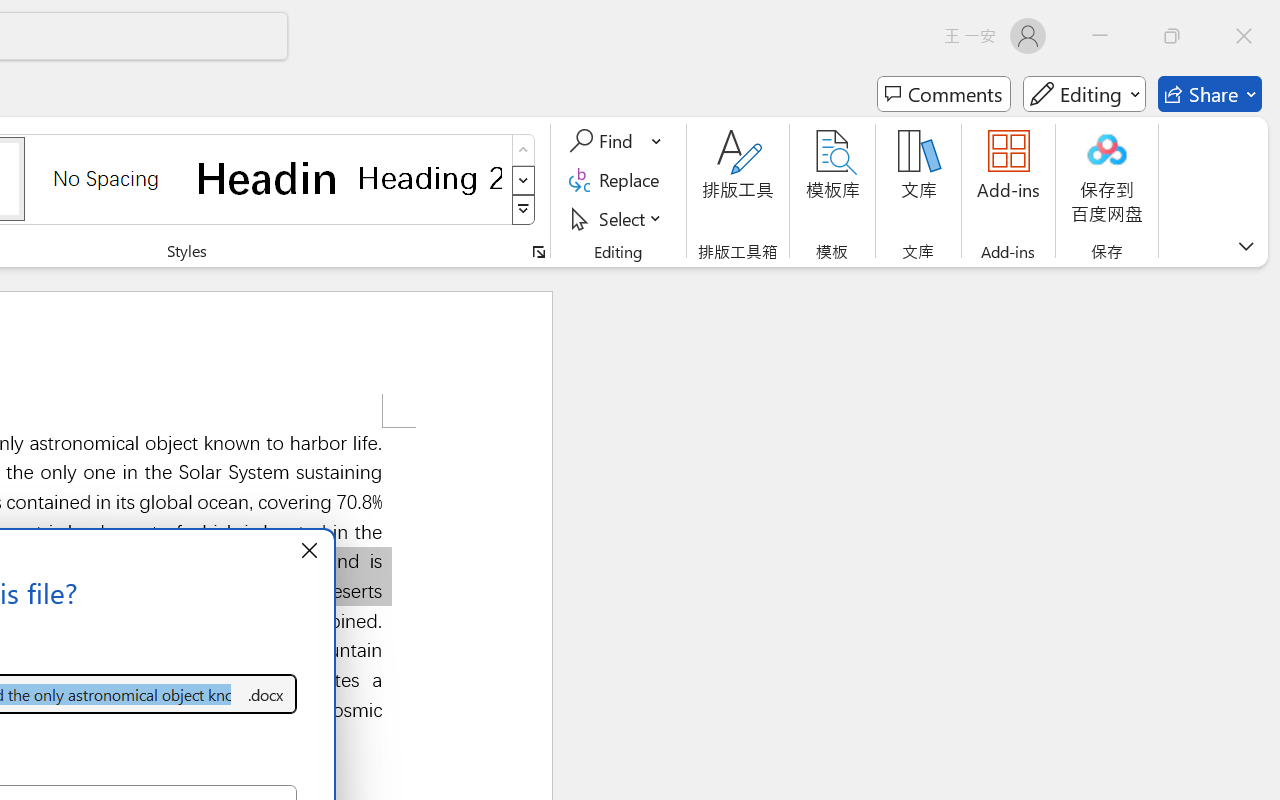  I want to click on 'Replace...', so click(616, 179).